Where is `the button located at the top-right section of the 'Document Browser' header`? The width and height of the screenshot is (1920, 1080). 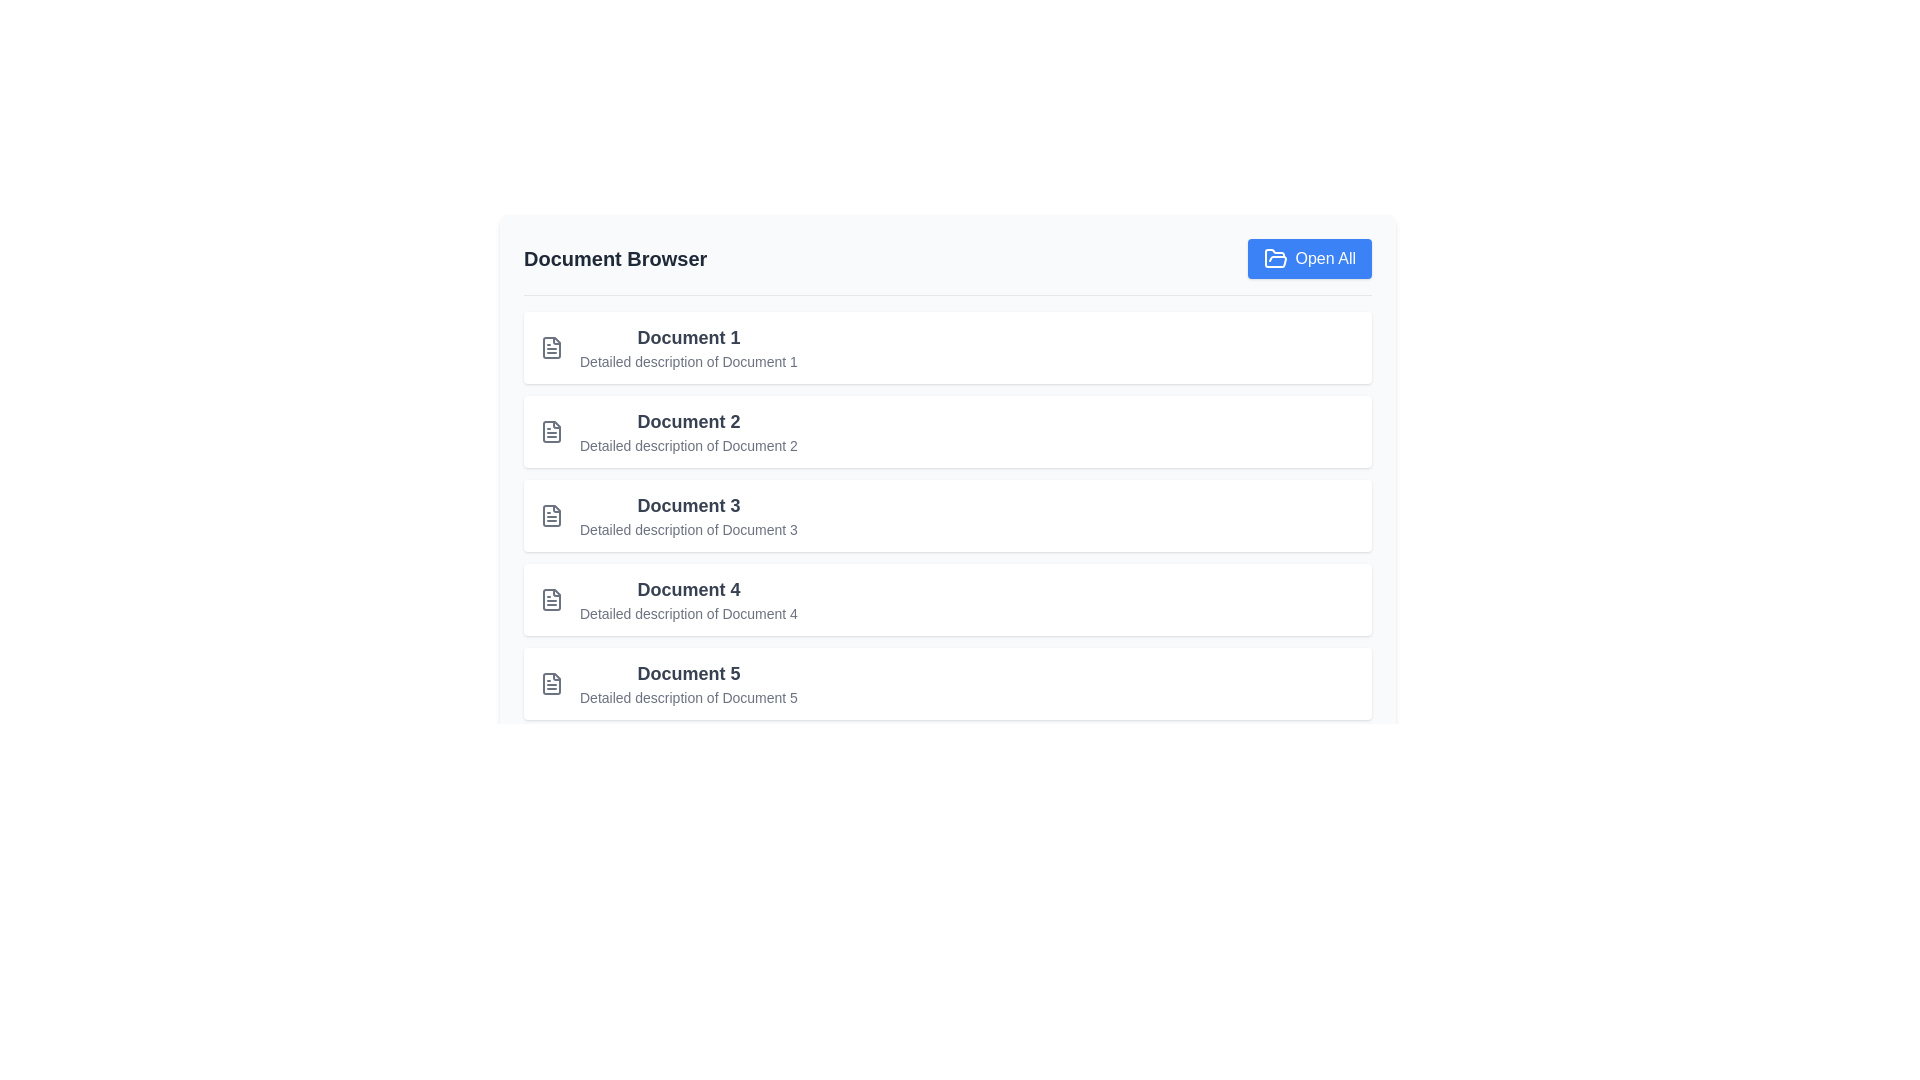 the button located at the top-right section of the 'Document Browser' header is located at coordinates (1309, 257).